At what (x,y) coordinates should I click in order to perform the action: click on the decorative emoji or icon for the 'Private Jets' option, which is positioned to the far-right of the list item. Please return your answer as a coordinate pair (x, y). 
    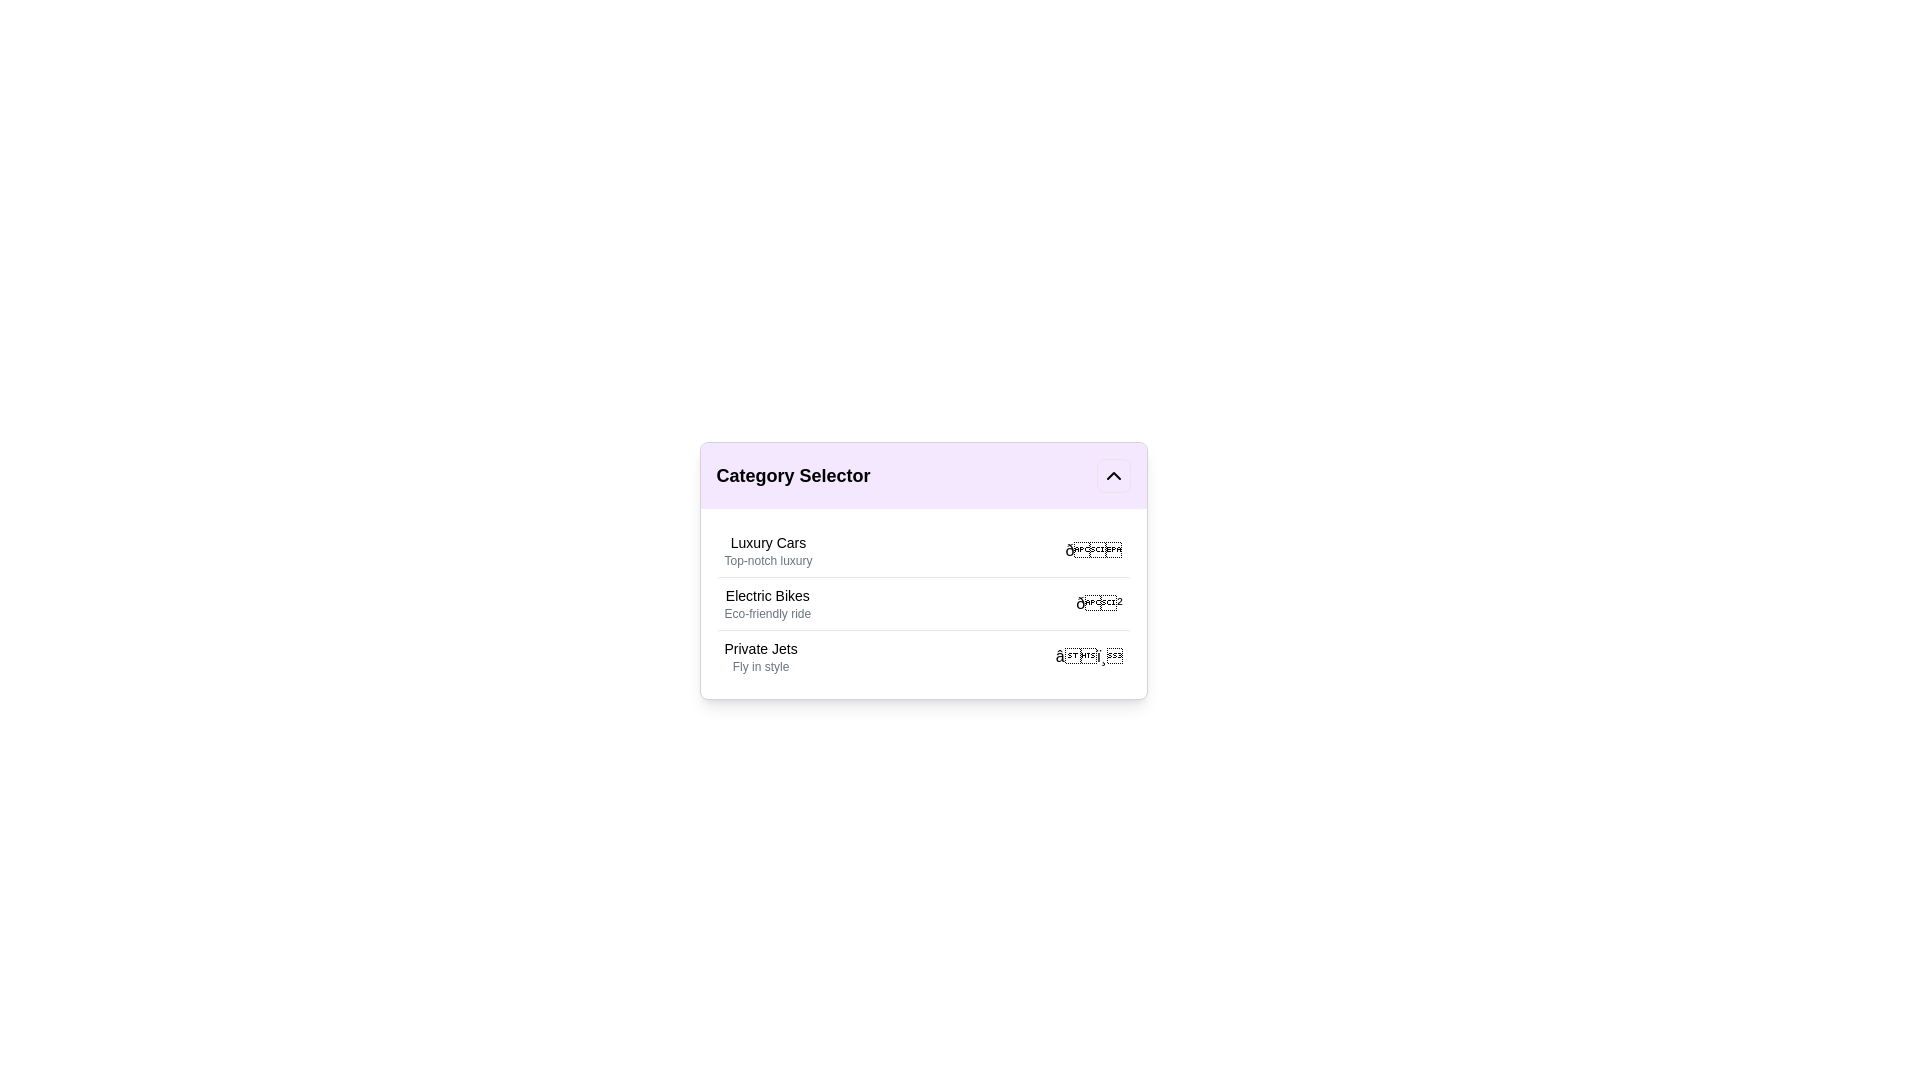
    Looking at the image, I should click on (1088, 656).